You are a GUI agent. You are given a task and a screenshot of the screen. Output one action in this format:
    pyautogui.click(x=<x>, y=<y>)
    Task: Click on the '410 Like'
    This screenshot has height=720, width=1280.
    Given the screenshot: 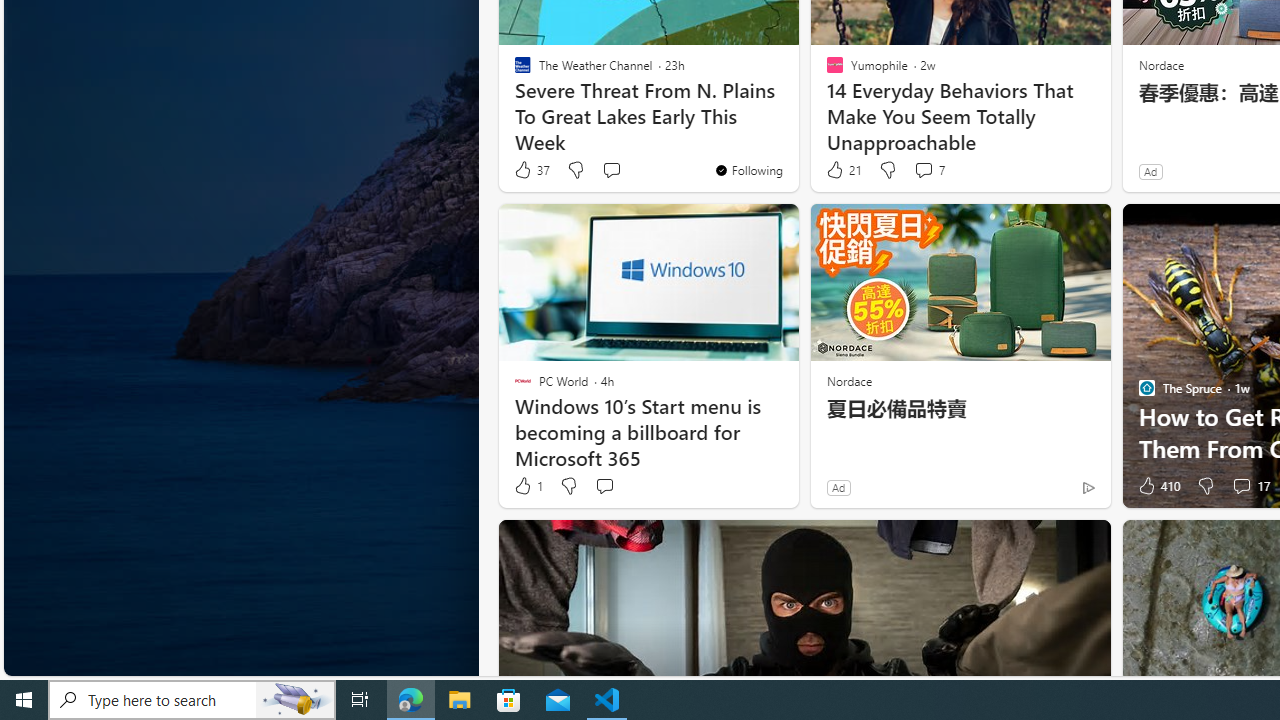 What is the action you would take?
    pyautogui.click(x=1157, y=486)
    